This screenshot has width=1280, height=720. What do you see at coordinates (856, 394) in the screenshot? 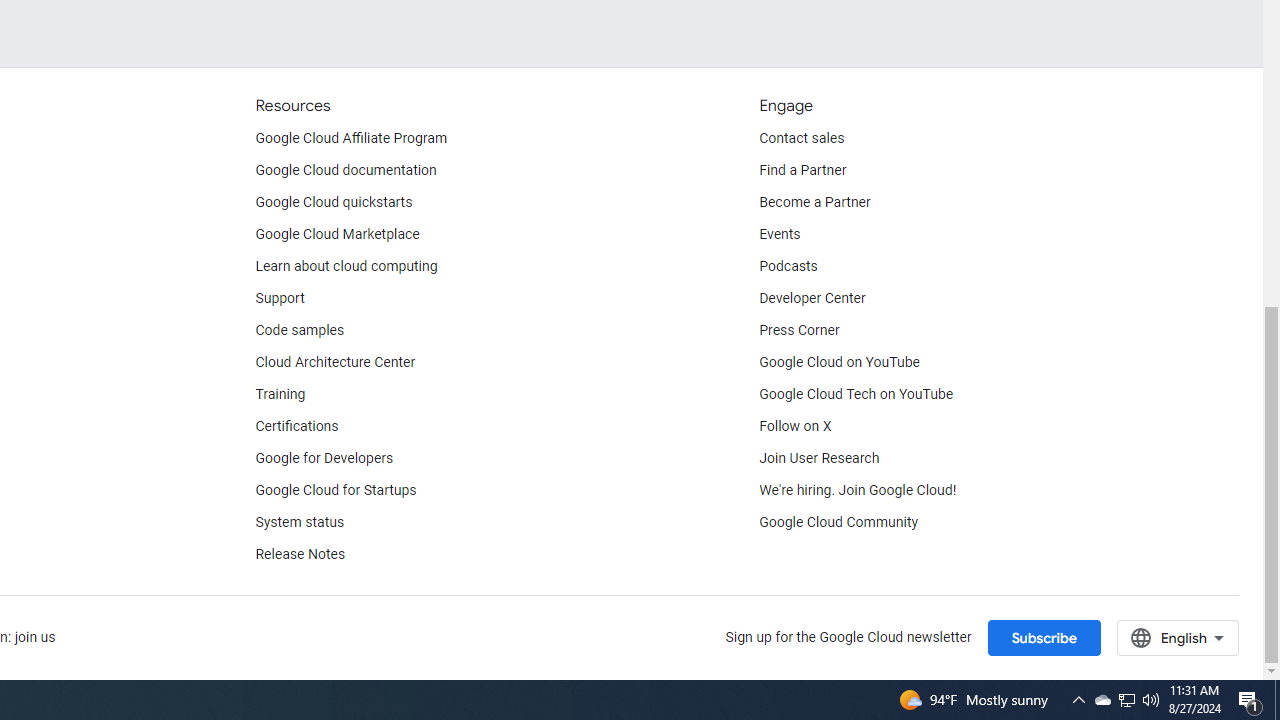
I see `'Google Cloud Tech on YouTube'` at bounding box center [856, 394].